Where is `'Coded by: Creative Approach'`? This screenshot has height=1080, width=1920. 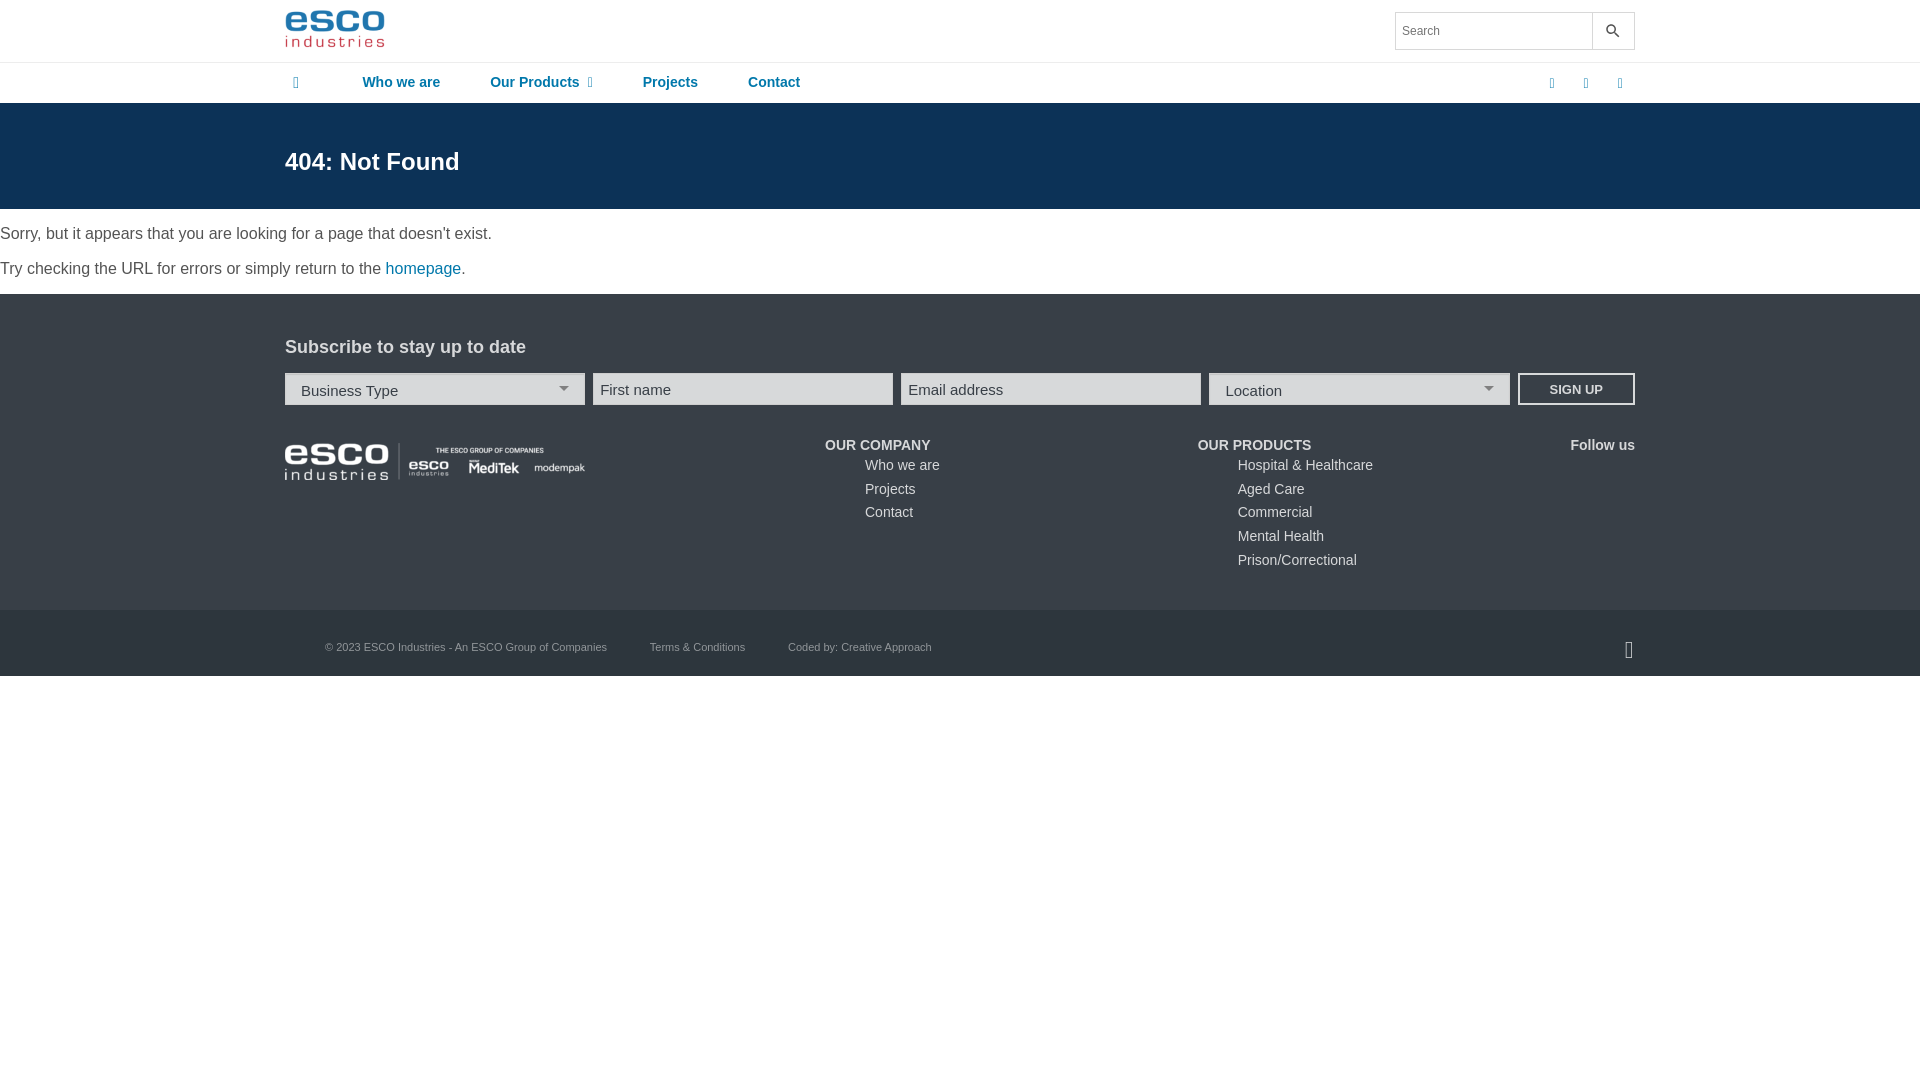 'Coded by: Creative Approach' is located at coordinates (859, 647).